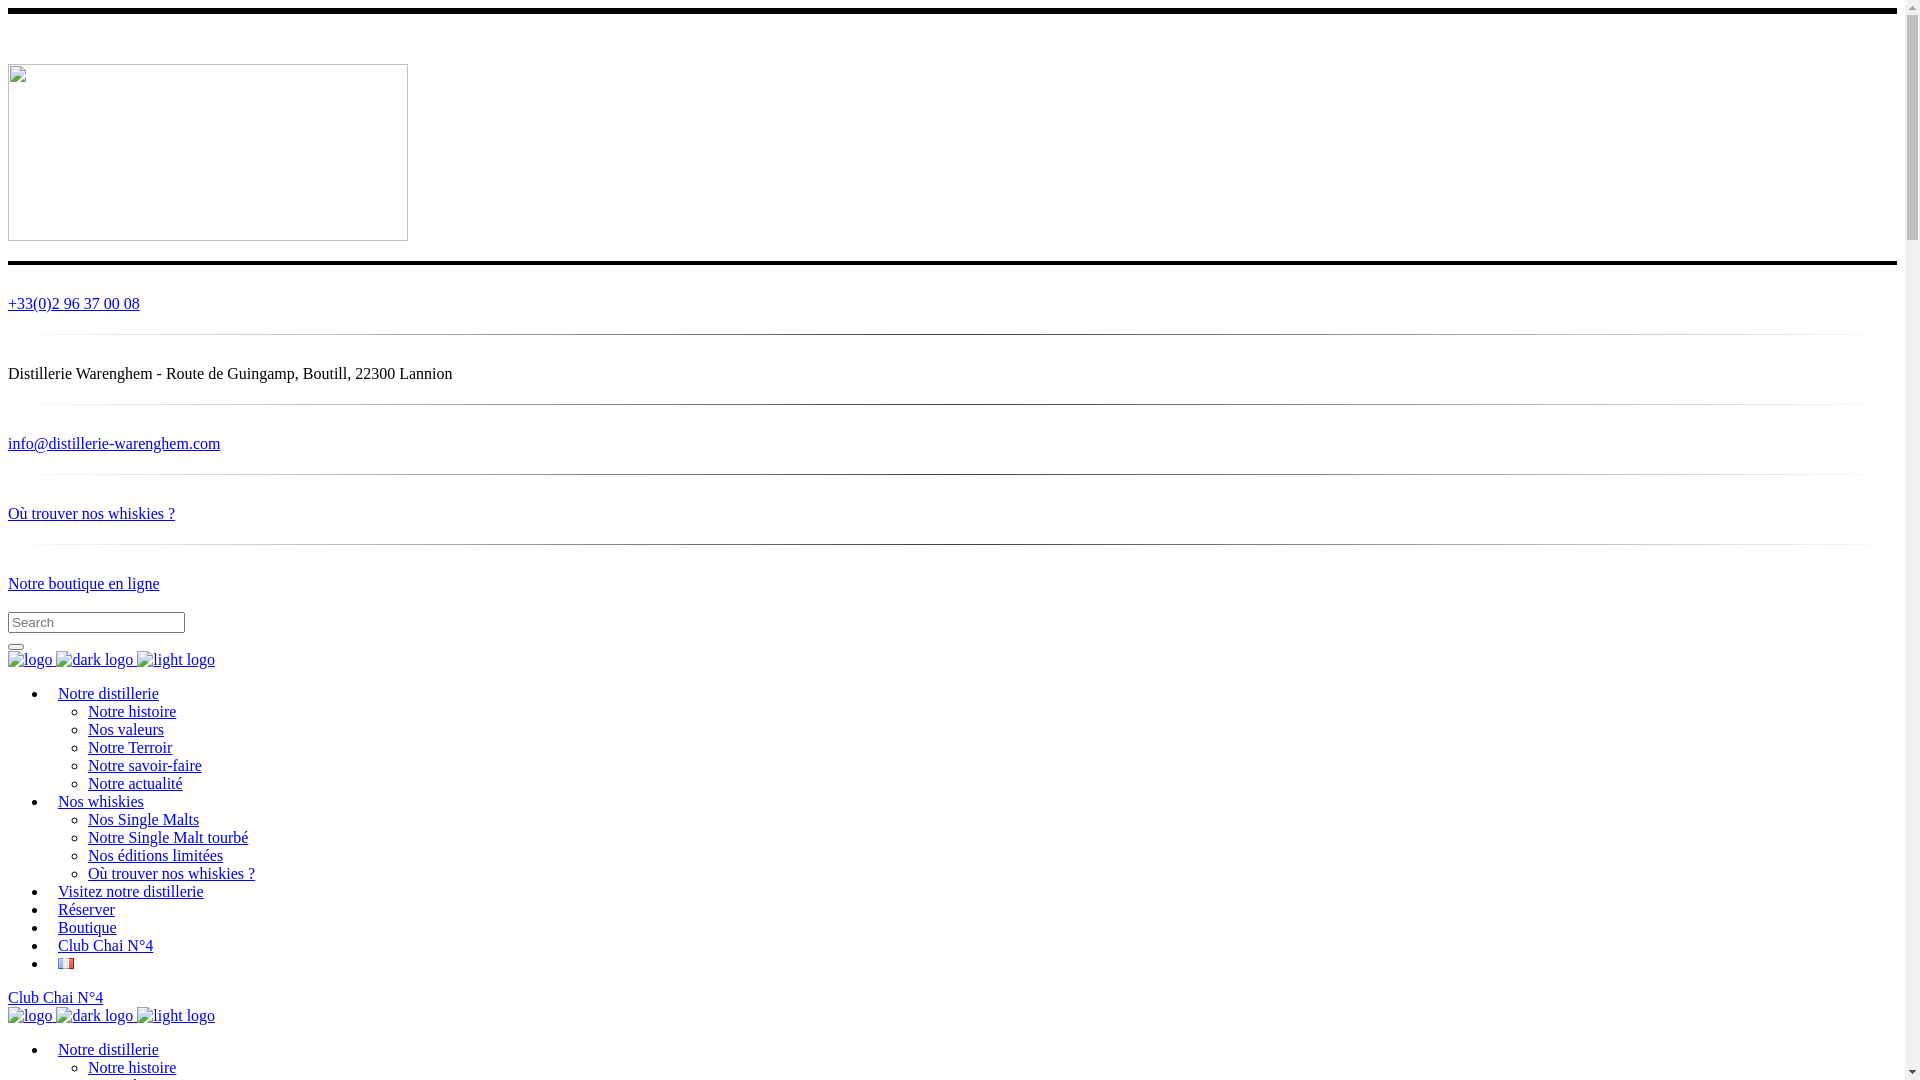 The width and height of the screenshot is (1920, 1080). Describe the element at coordinates (951, 309) in the screenshot. I see `'+33(0)2 96 37 00 08'` at that location.